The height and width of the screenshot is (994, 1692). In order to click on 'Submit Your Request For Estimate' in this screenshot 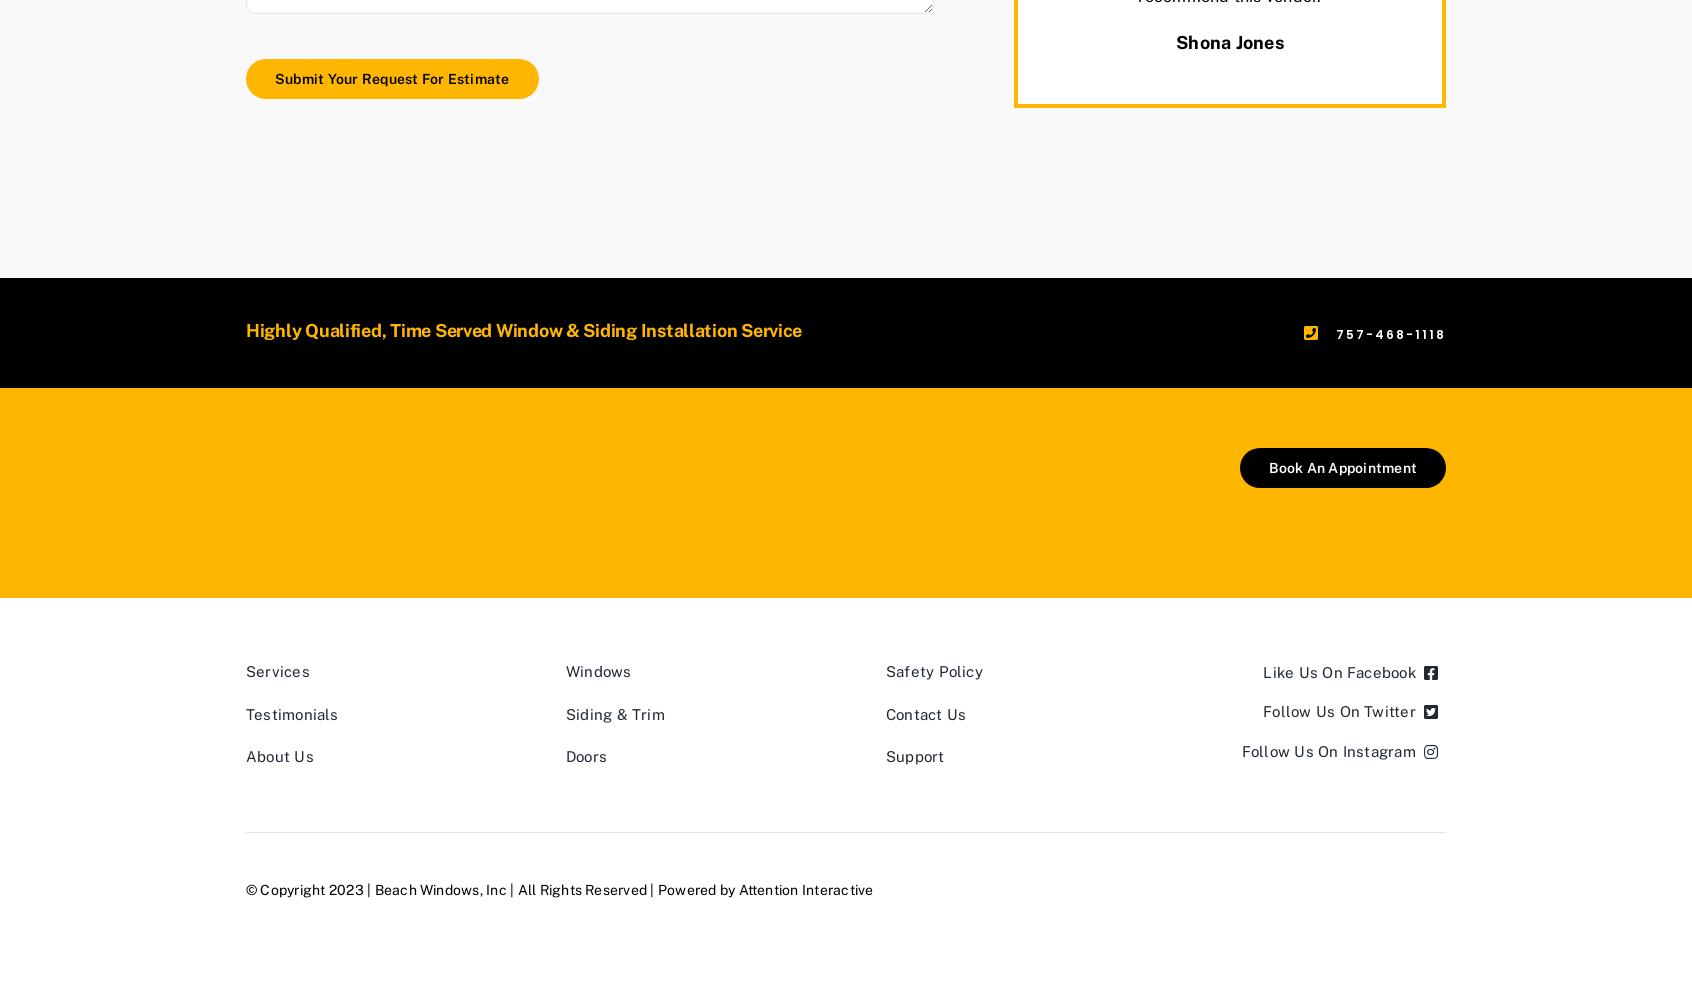, I will do `click(392, 79)`.